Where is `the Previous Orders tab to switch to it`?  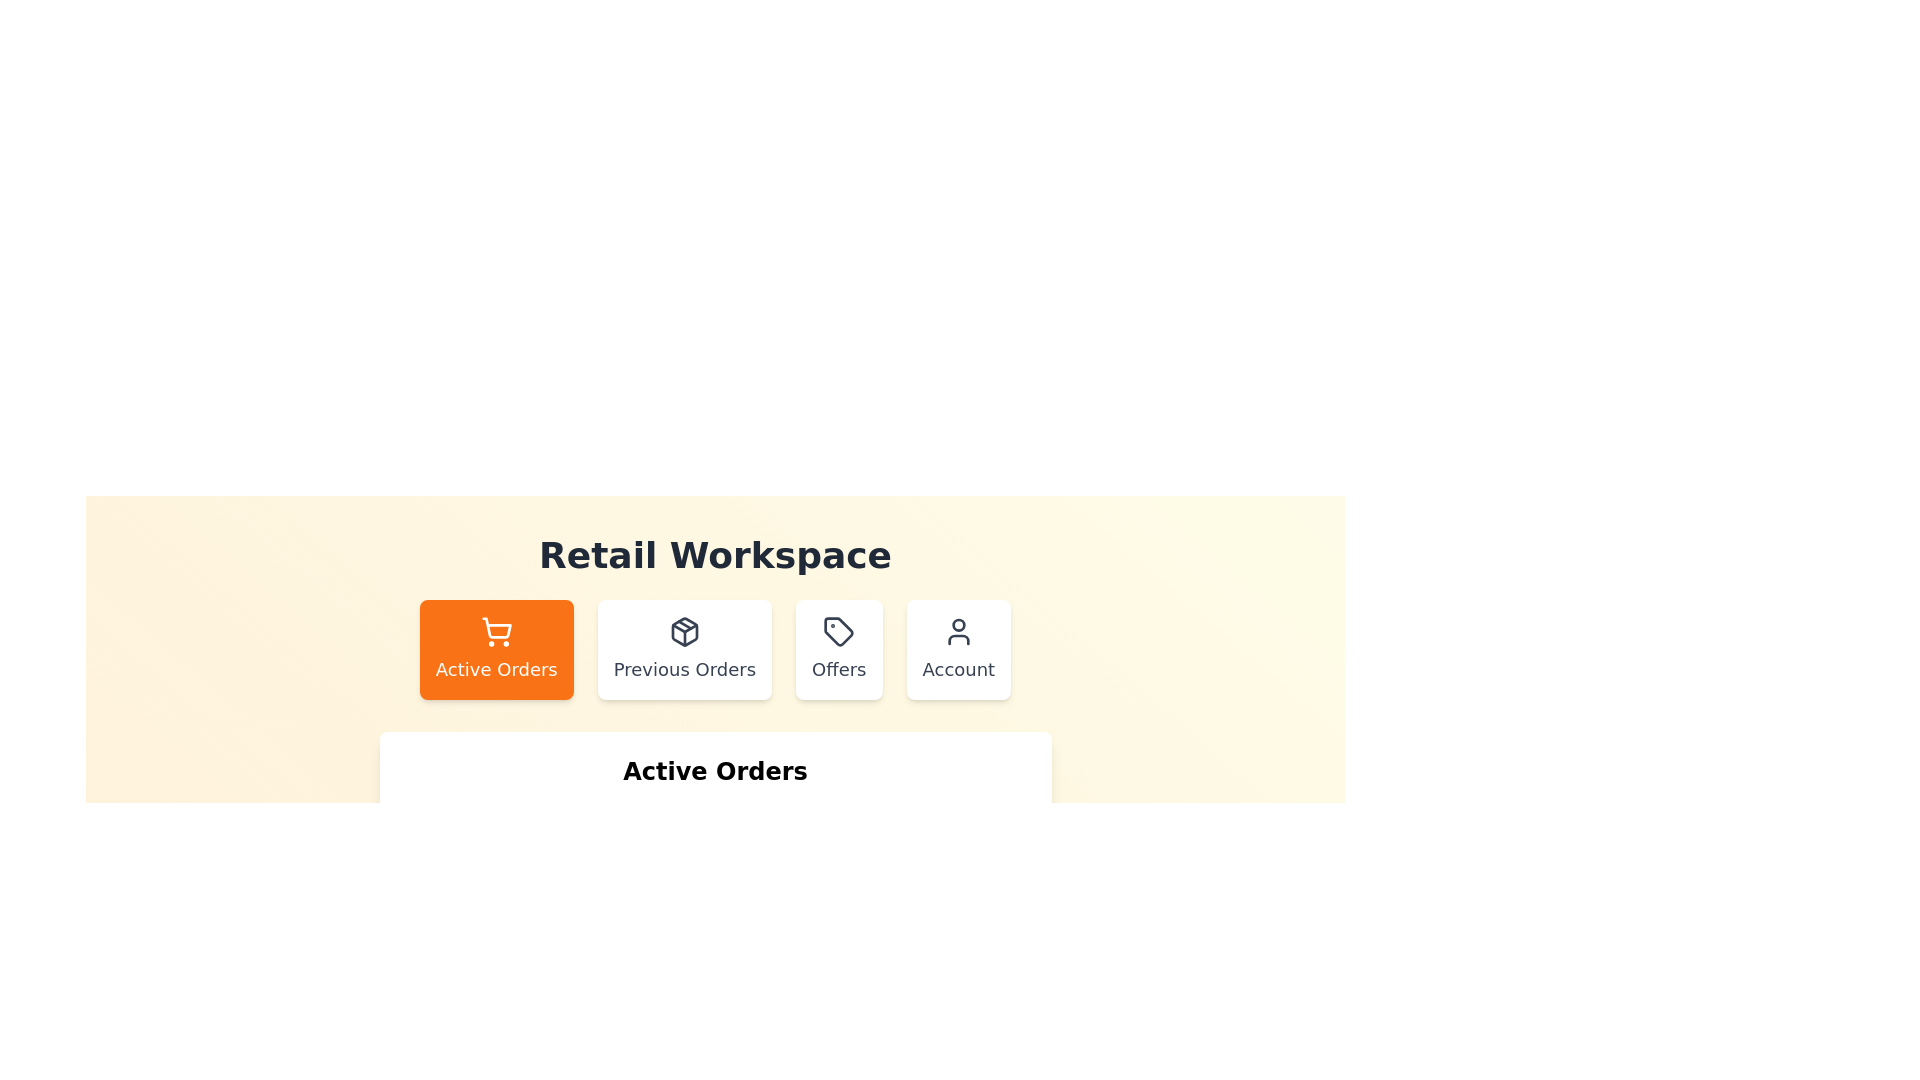
the Previous Orders tab to switch to it is located at coordinates (684, 650).